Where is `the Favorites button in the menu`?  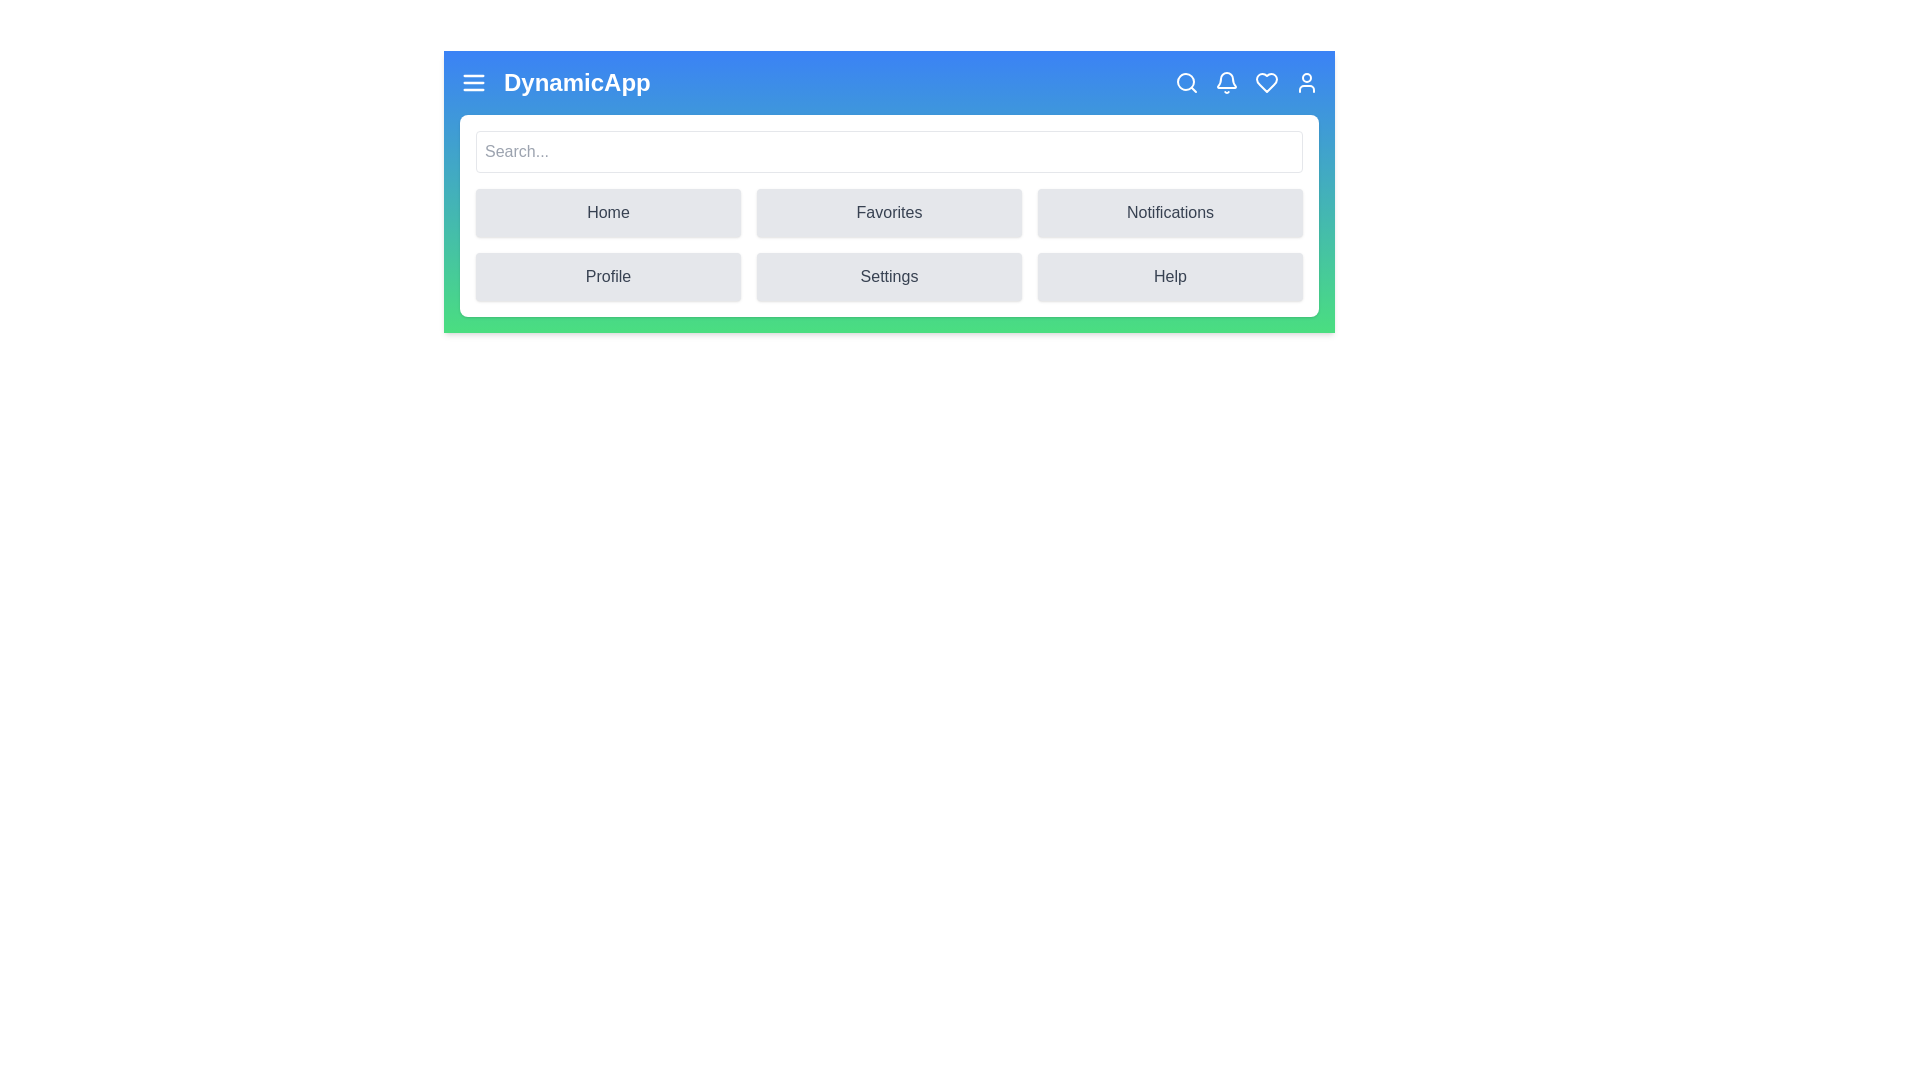 the Favorites button in the menu is located at coordinates (888, 212).